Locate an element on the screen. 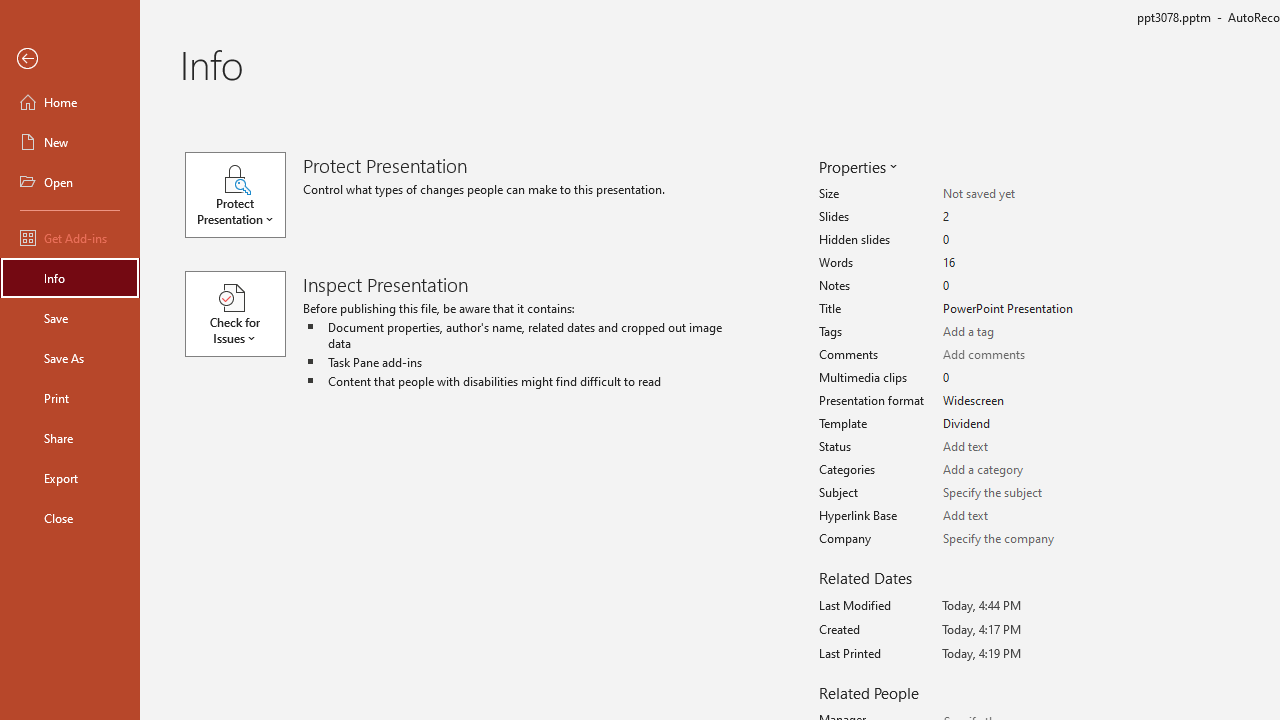 This screenshot has height=720, width=1280. 'Back' is located at coordinates (69, 58).